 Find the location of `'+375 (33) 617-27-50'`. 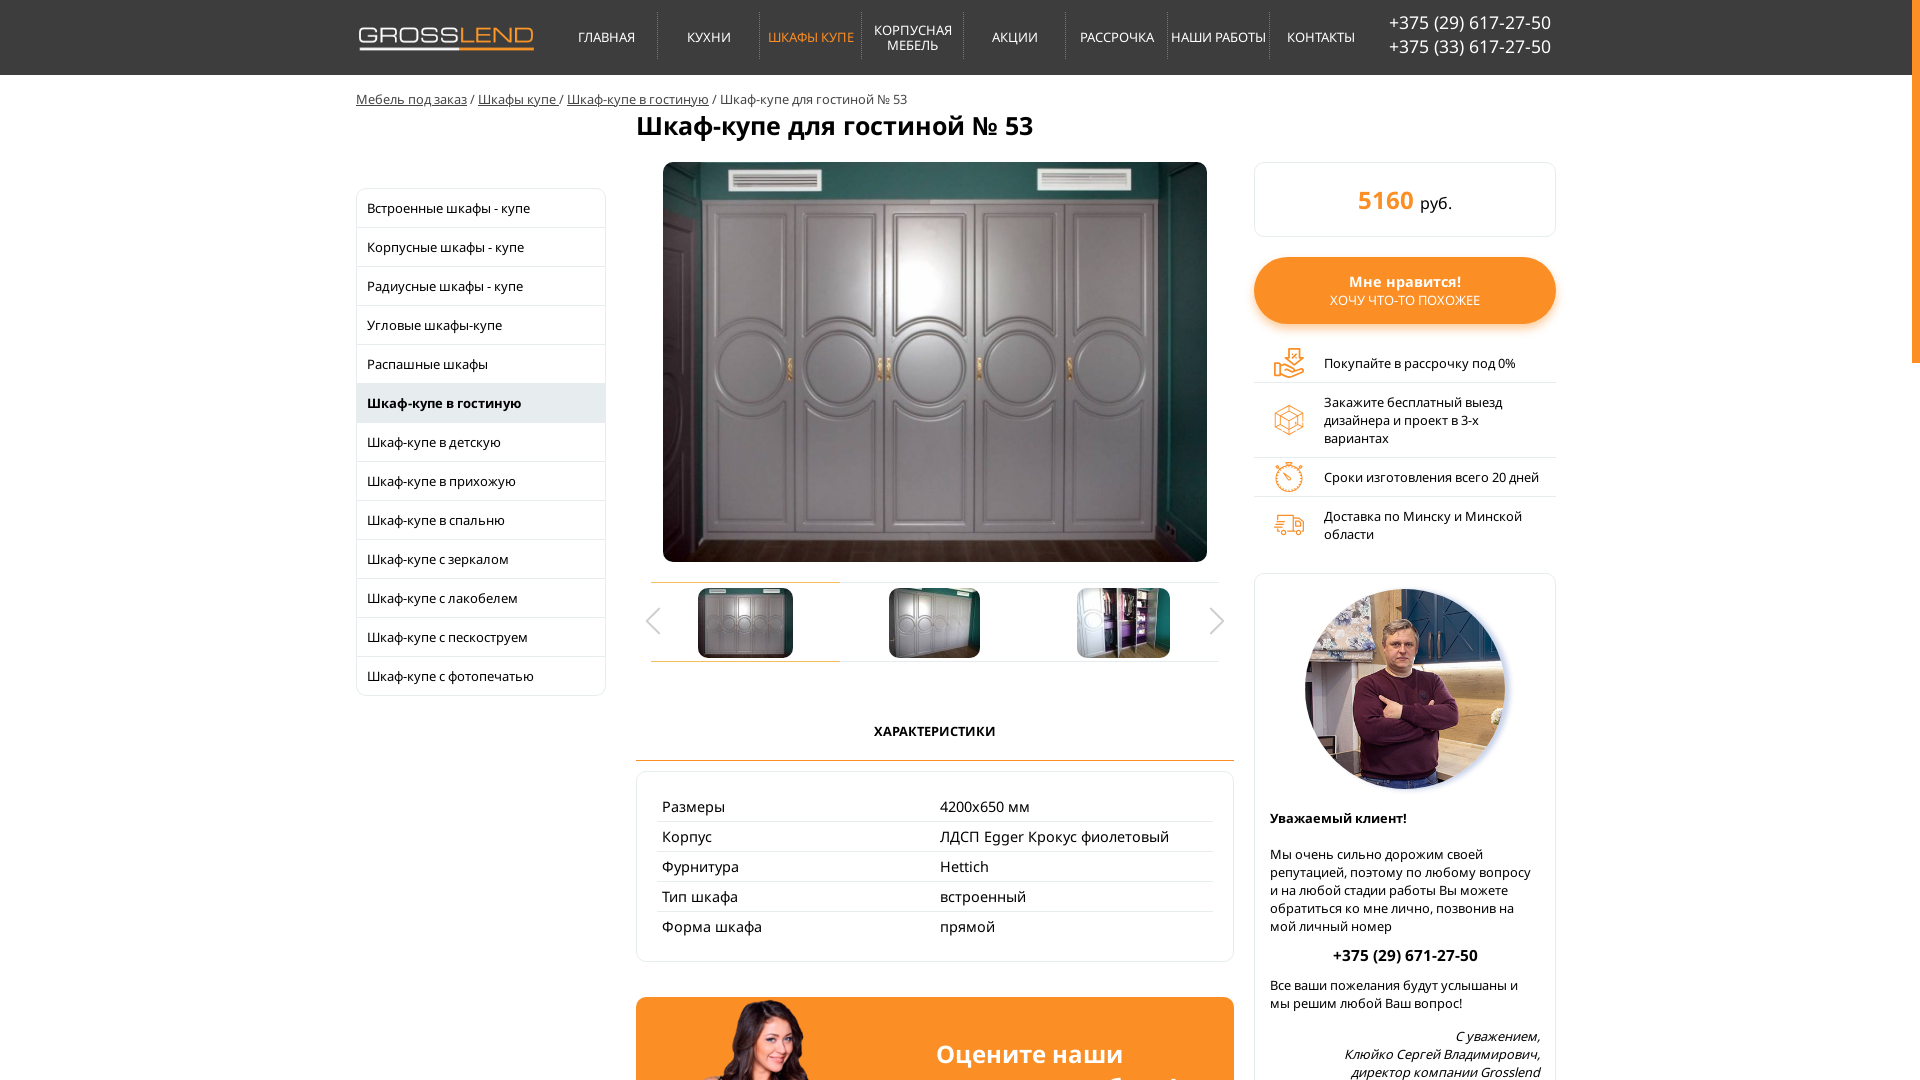

'+375 (33) 617-27-50' is located at coordinates (1469, 45).